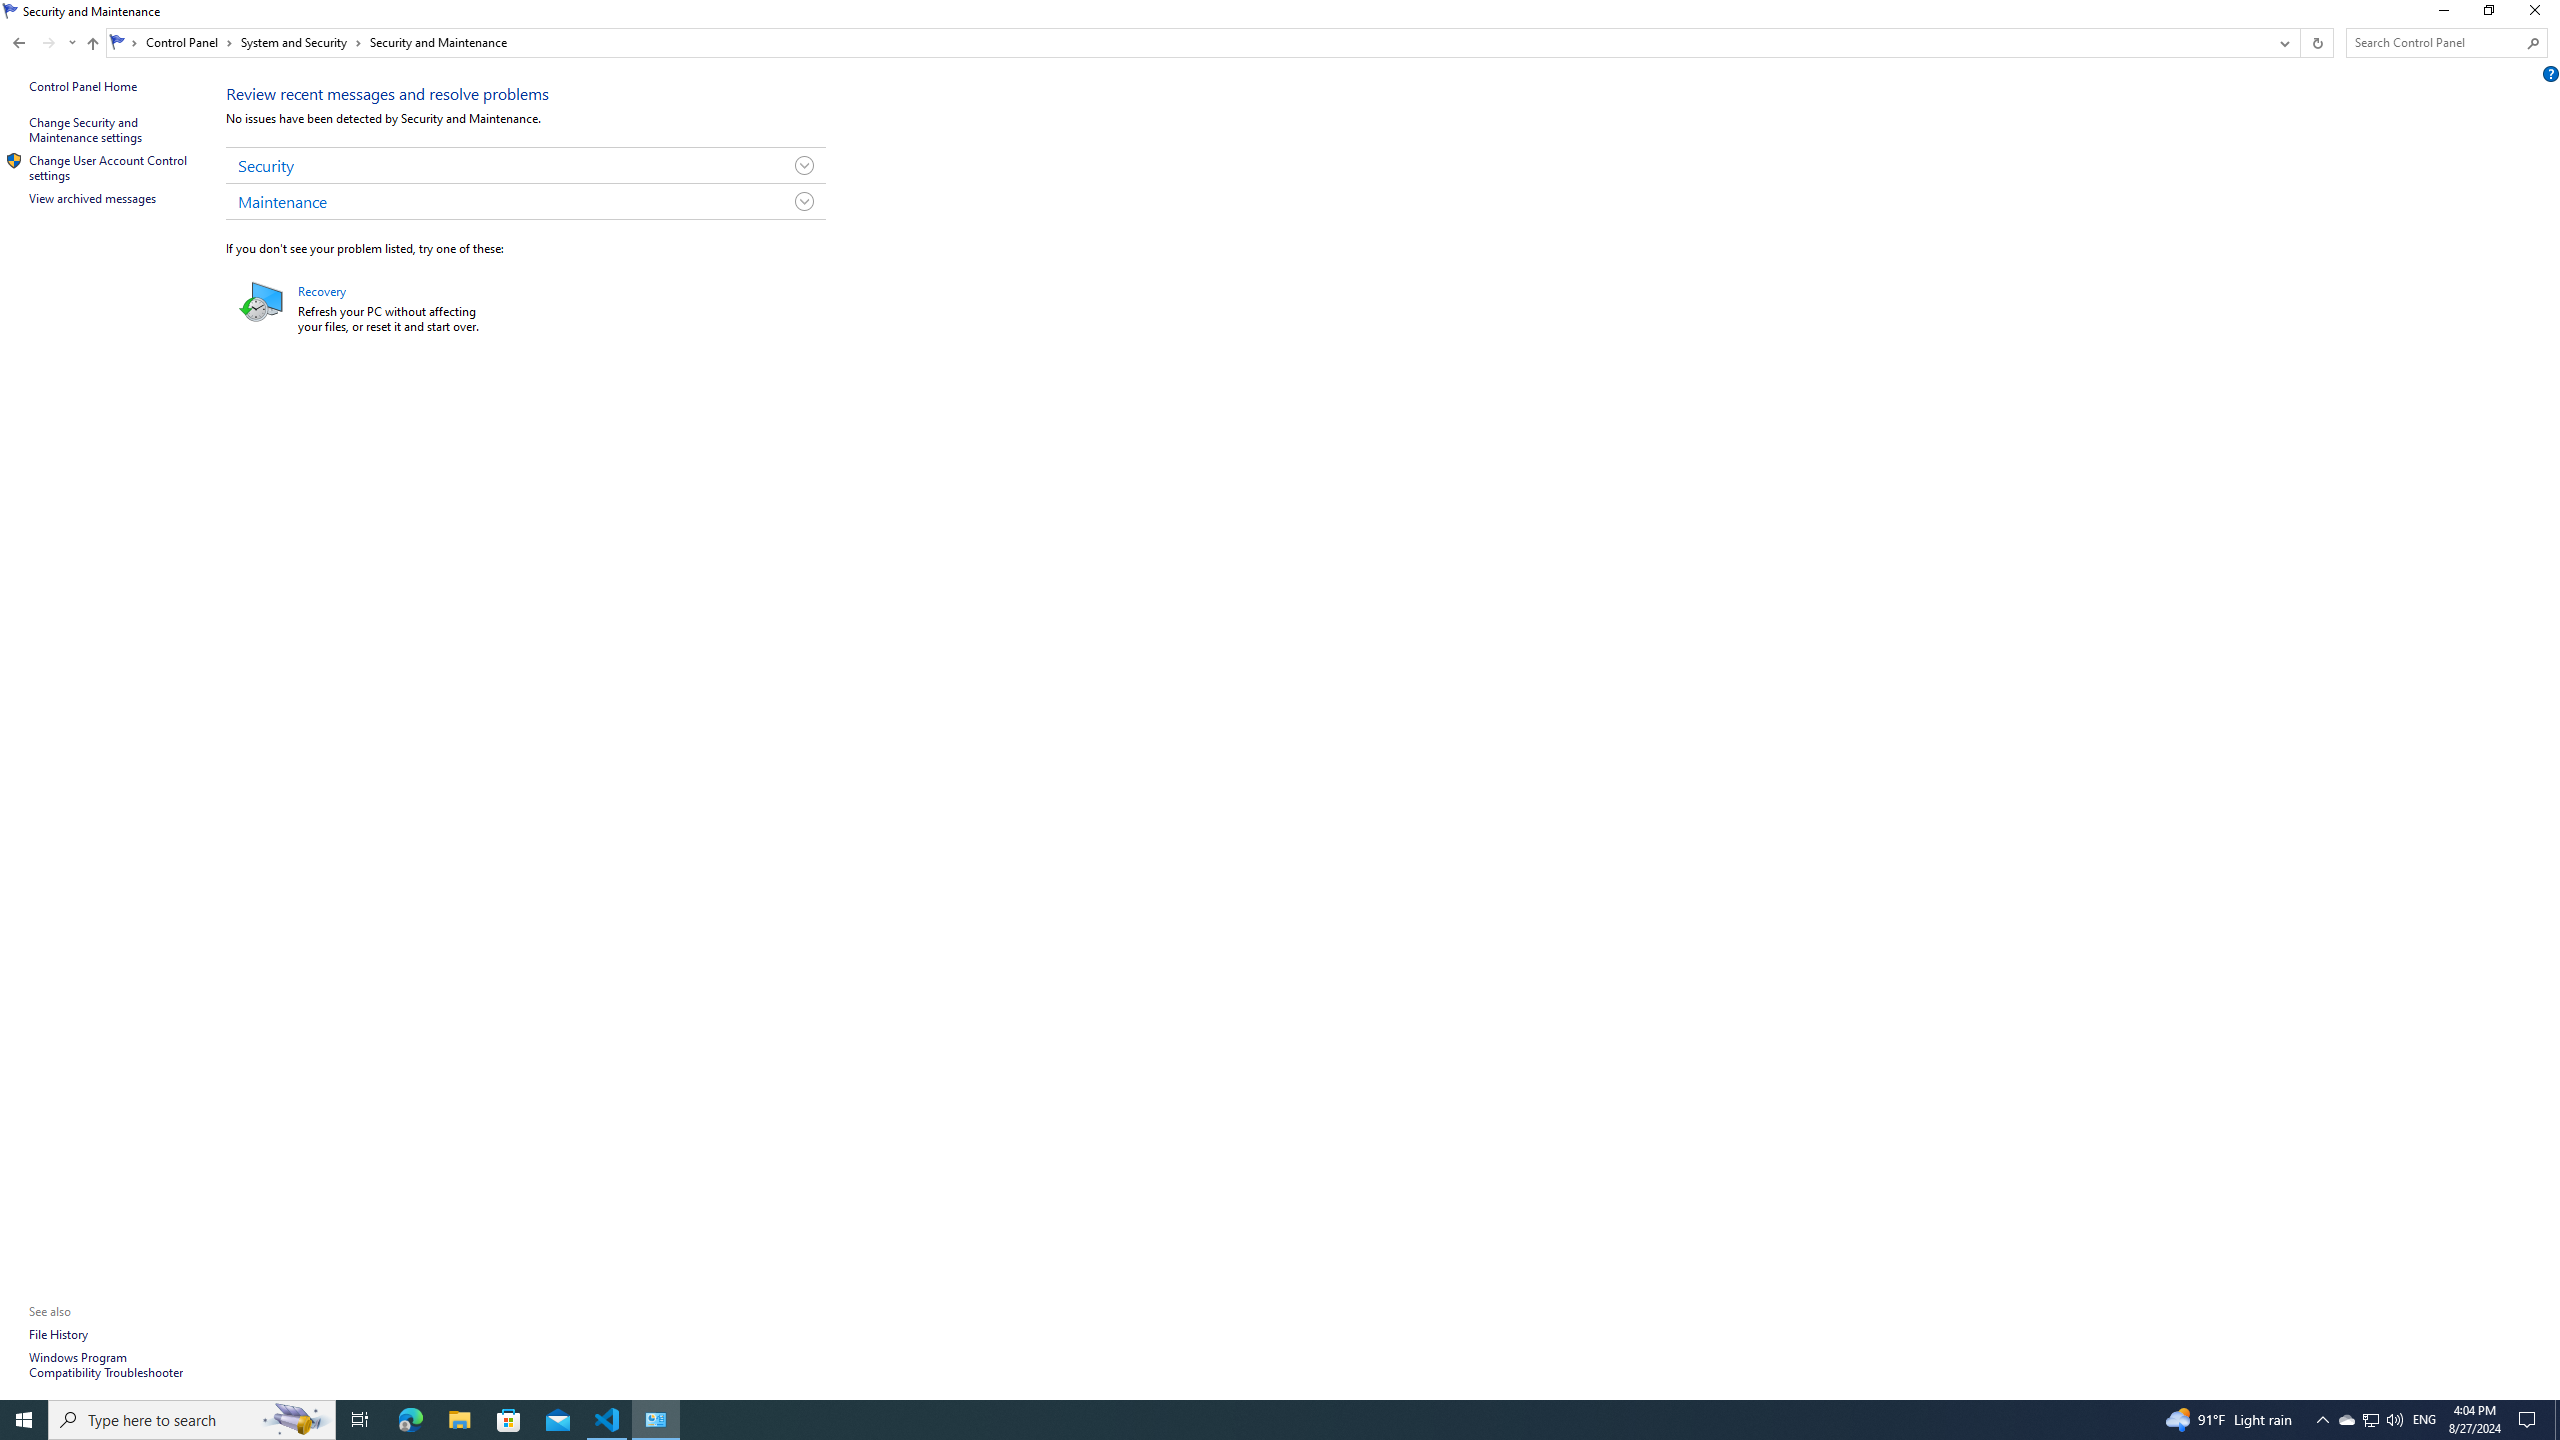 The height and width of the screenshot is (1440, 2560). What do you see at coordinates (2533, 42) in the screenshot?
I see `'Search'` at bounding box center [2533, 42].